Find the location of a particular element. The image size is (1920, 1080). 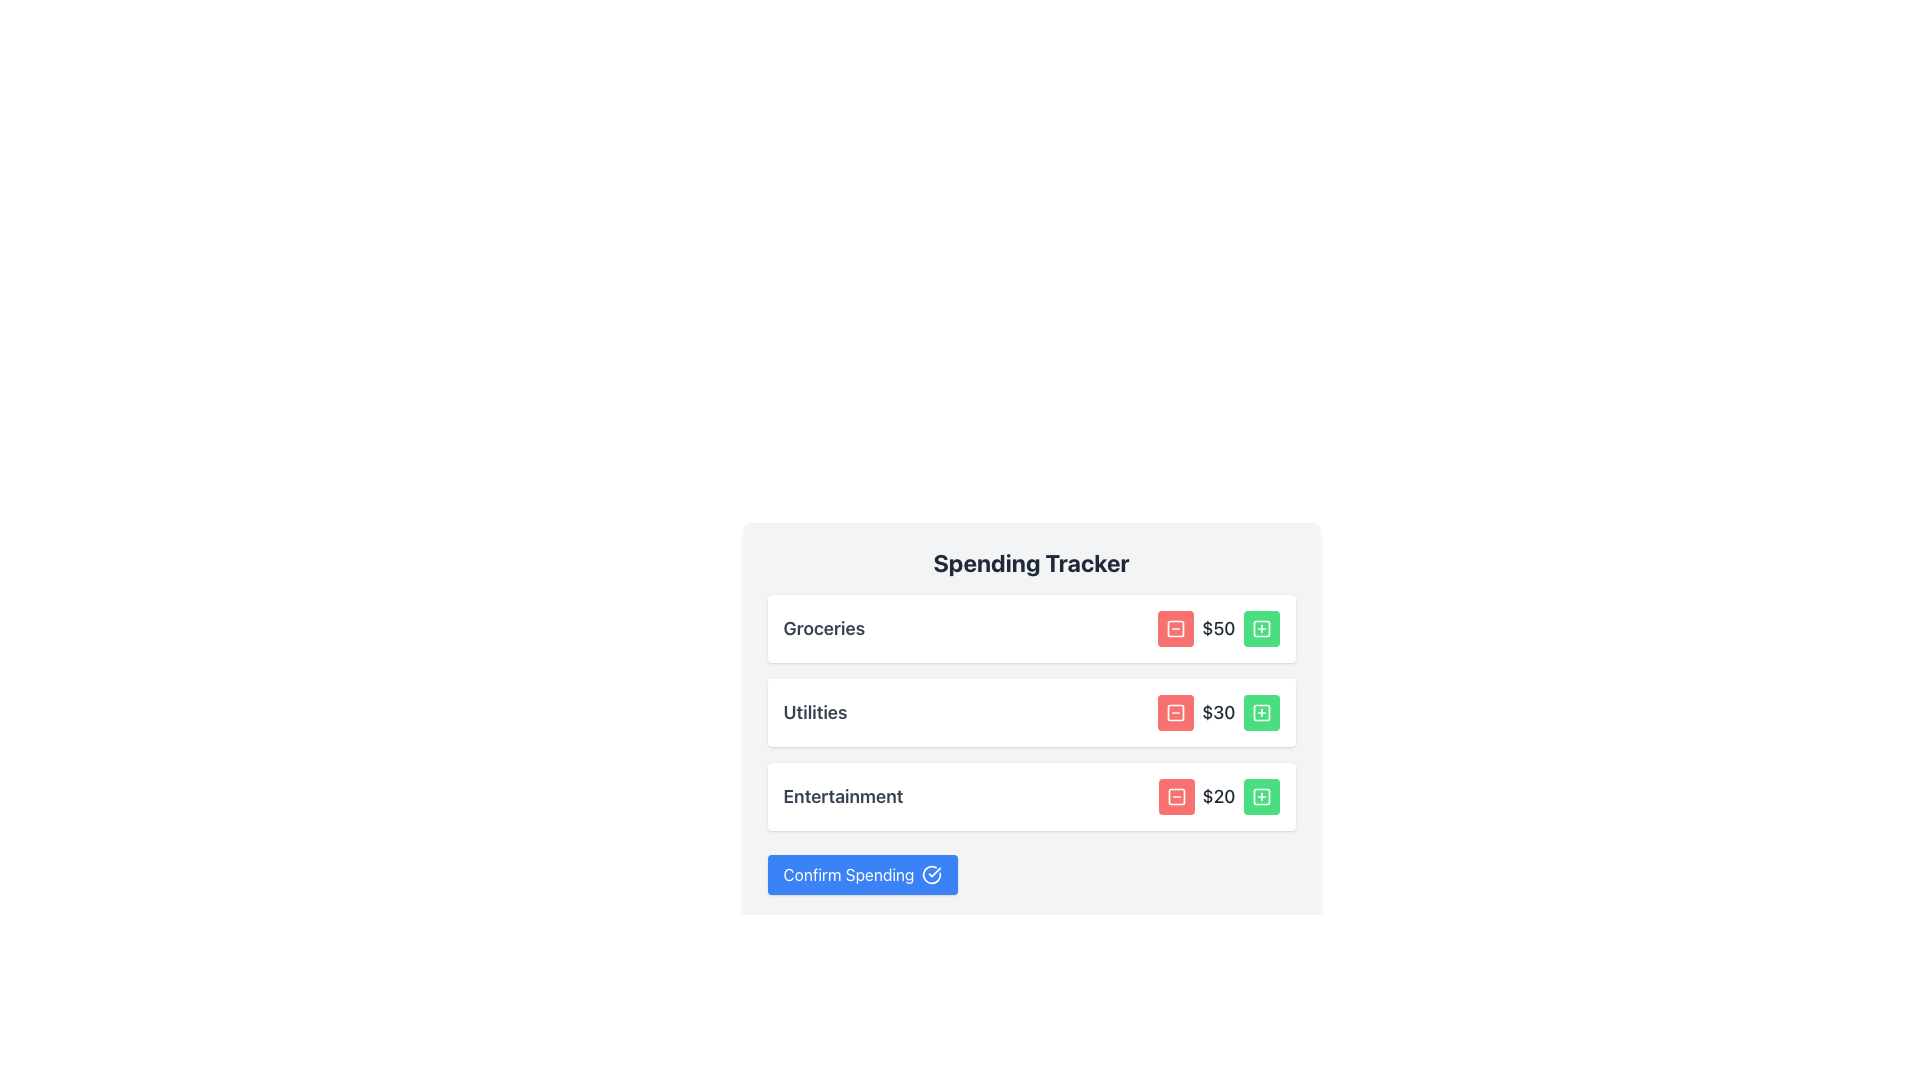

the non-interactive text label displaying the current monetary value of the 'Utilities' category in the 'Spending Tracker' interface, which shows '$30' is located at coordinates (1217, 712).